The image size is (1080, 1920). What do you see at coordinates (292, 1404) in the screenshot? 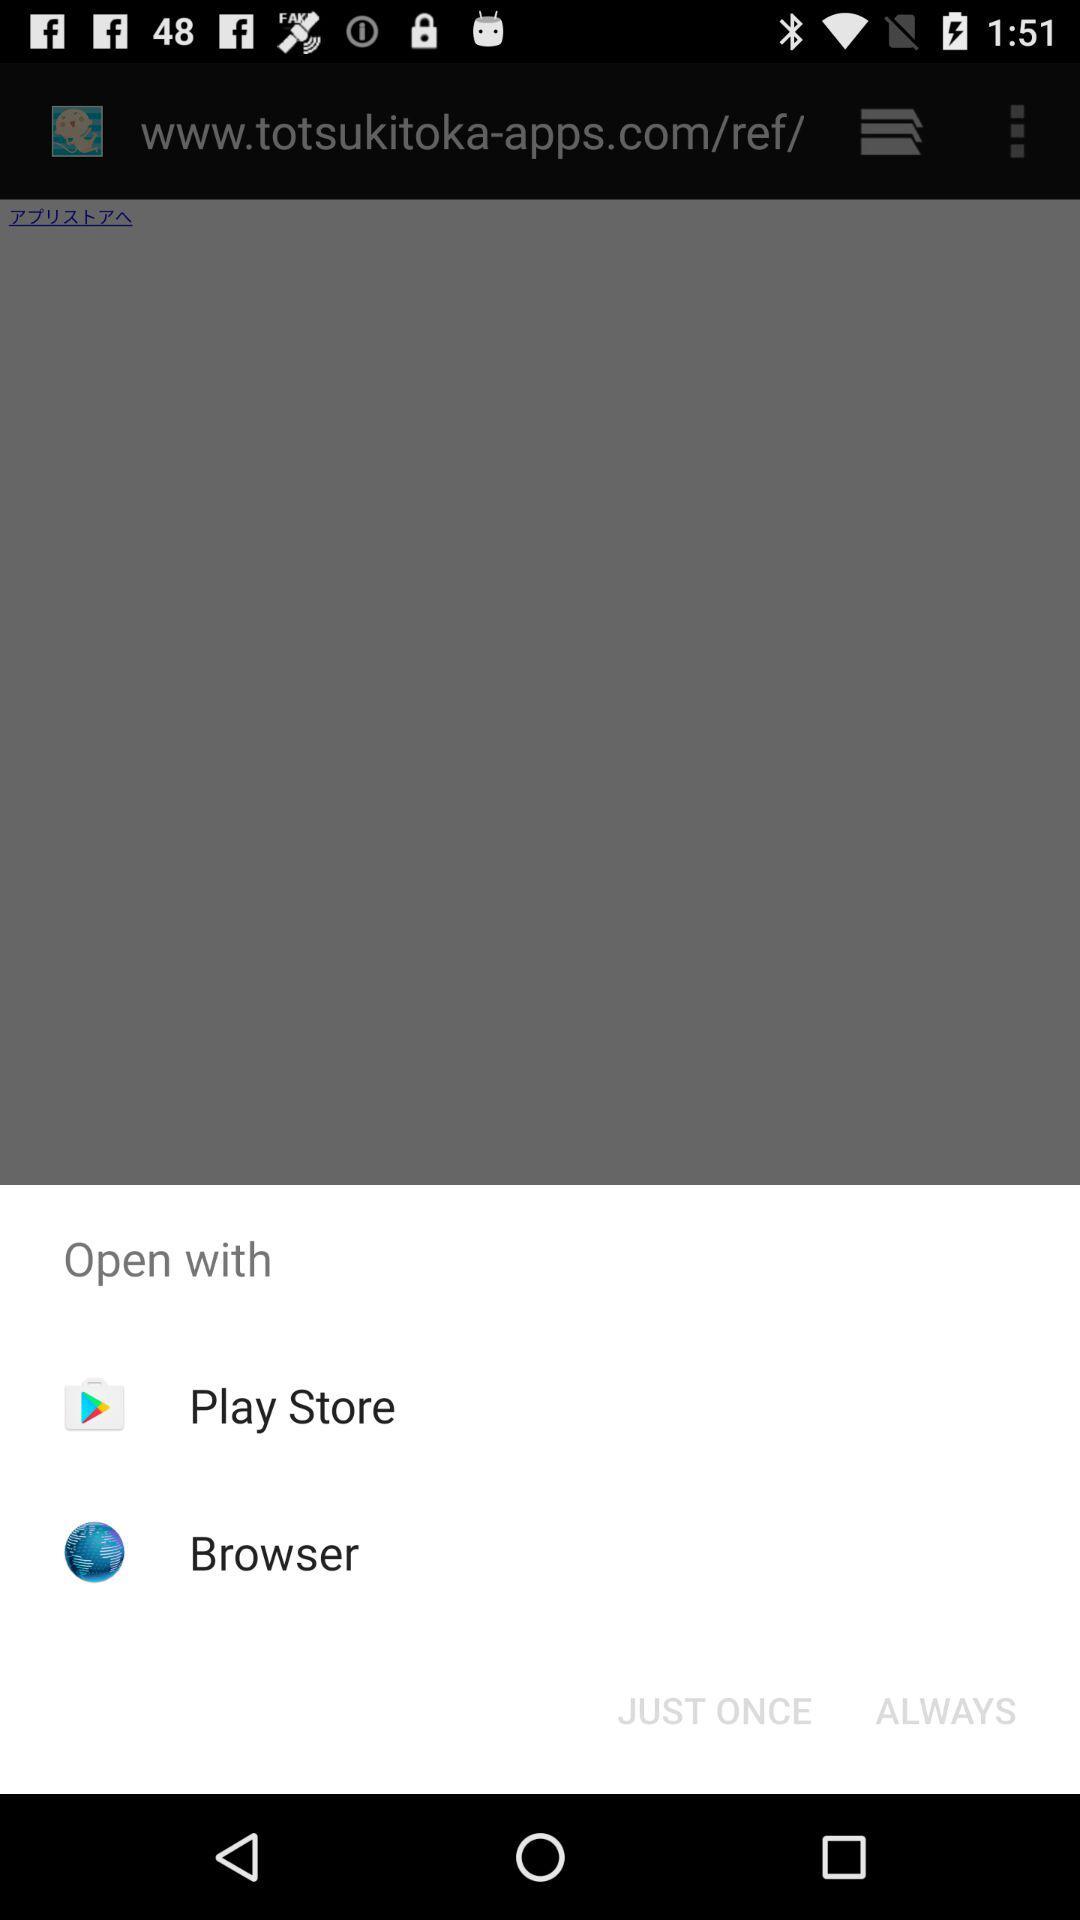
I see `app above the browser item` at bounding box center [292, 1404].